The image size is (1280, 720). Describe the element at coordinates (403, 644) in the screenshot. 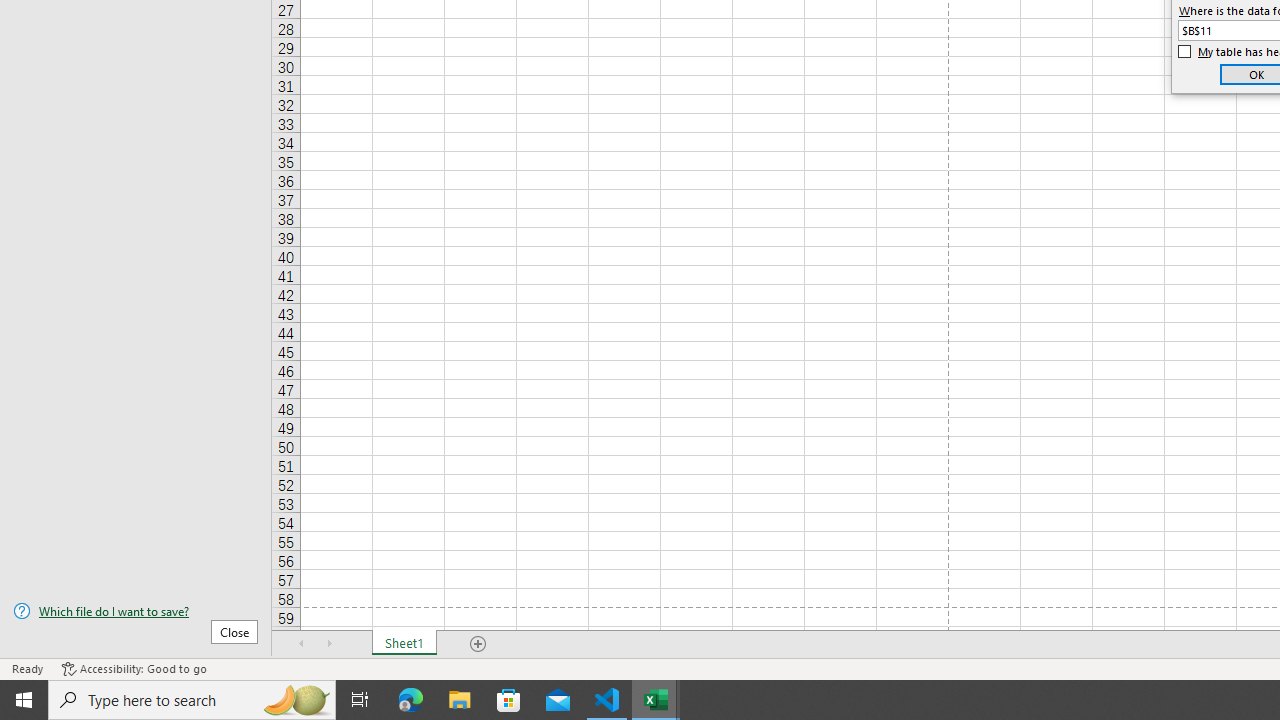

I see `'Sheet1'` at that location.